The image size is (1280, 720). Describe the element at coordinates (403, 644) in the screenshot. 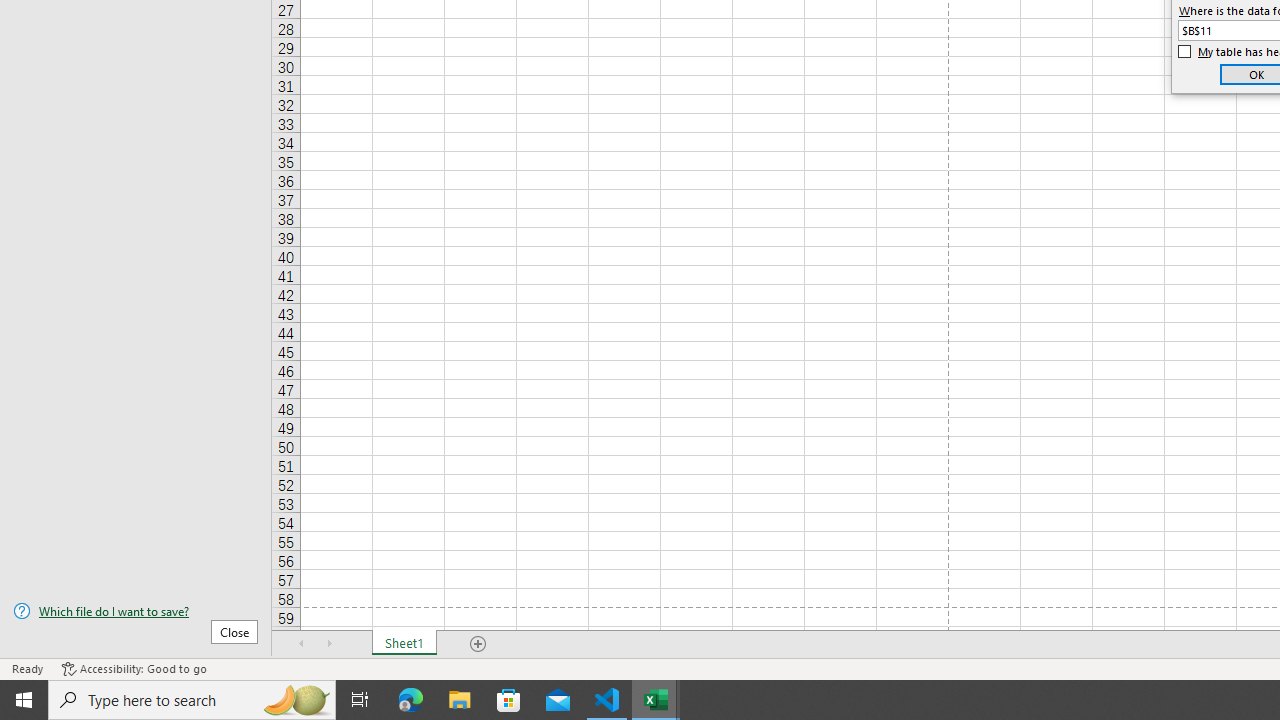

I see `'Sheet1'` at that location.